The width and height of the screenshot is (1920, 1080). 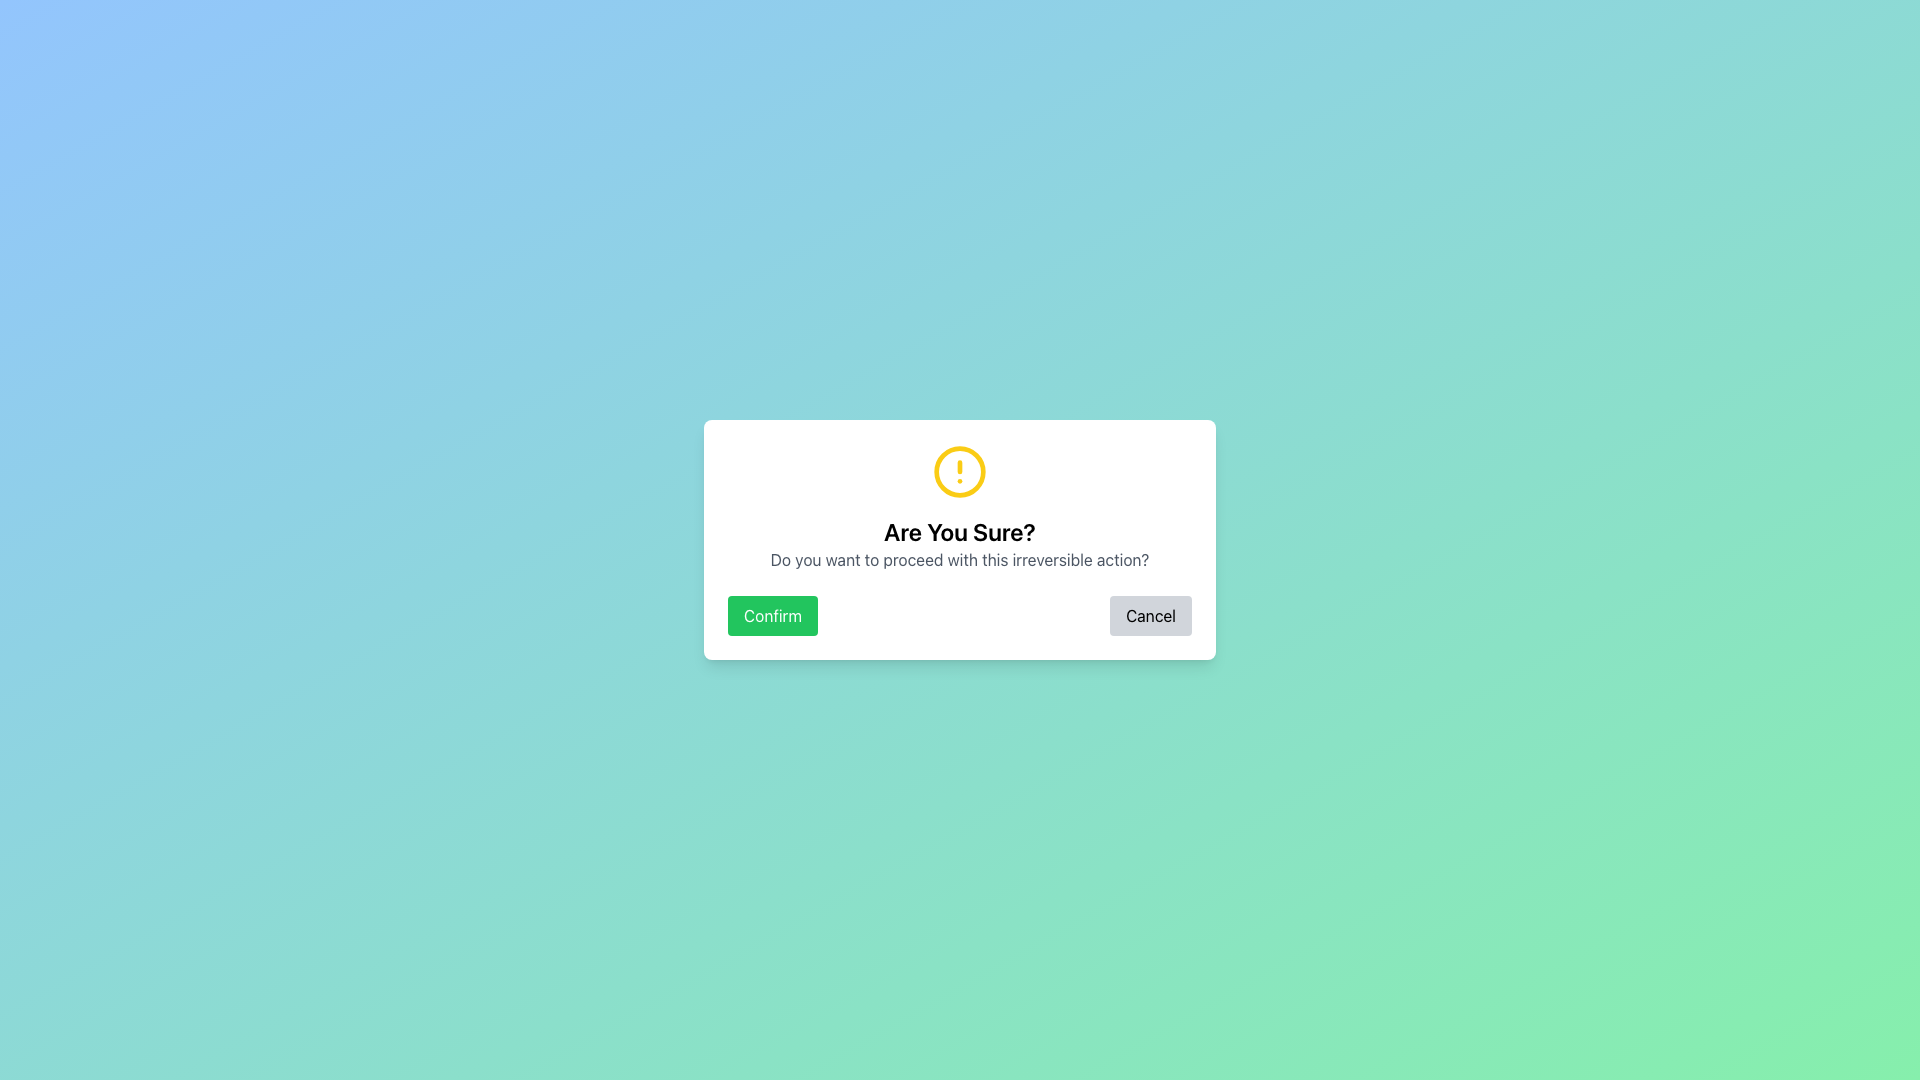 What do you see at coordinates (960, 471) in the screenshot?
I see `the innermost circle of the alert icon, which has a yellow border and a white background, located at the top-center of the confirmation dialog` at bounding box center [960, 471].